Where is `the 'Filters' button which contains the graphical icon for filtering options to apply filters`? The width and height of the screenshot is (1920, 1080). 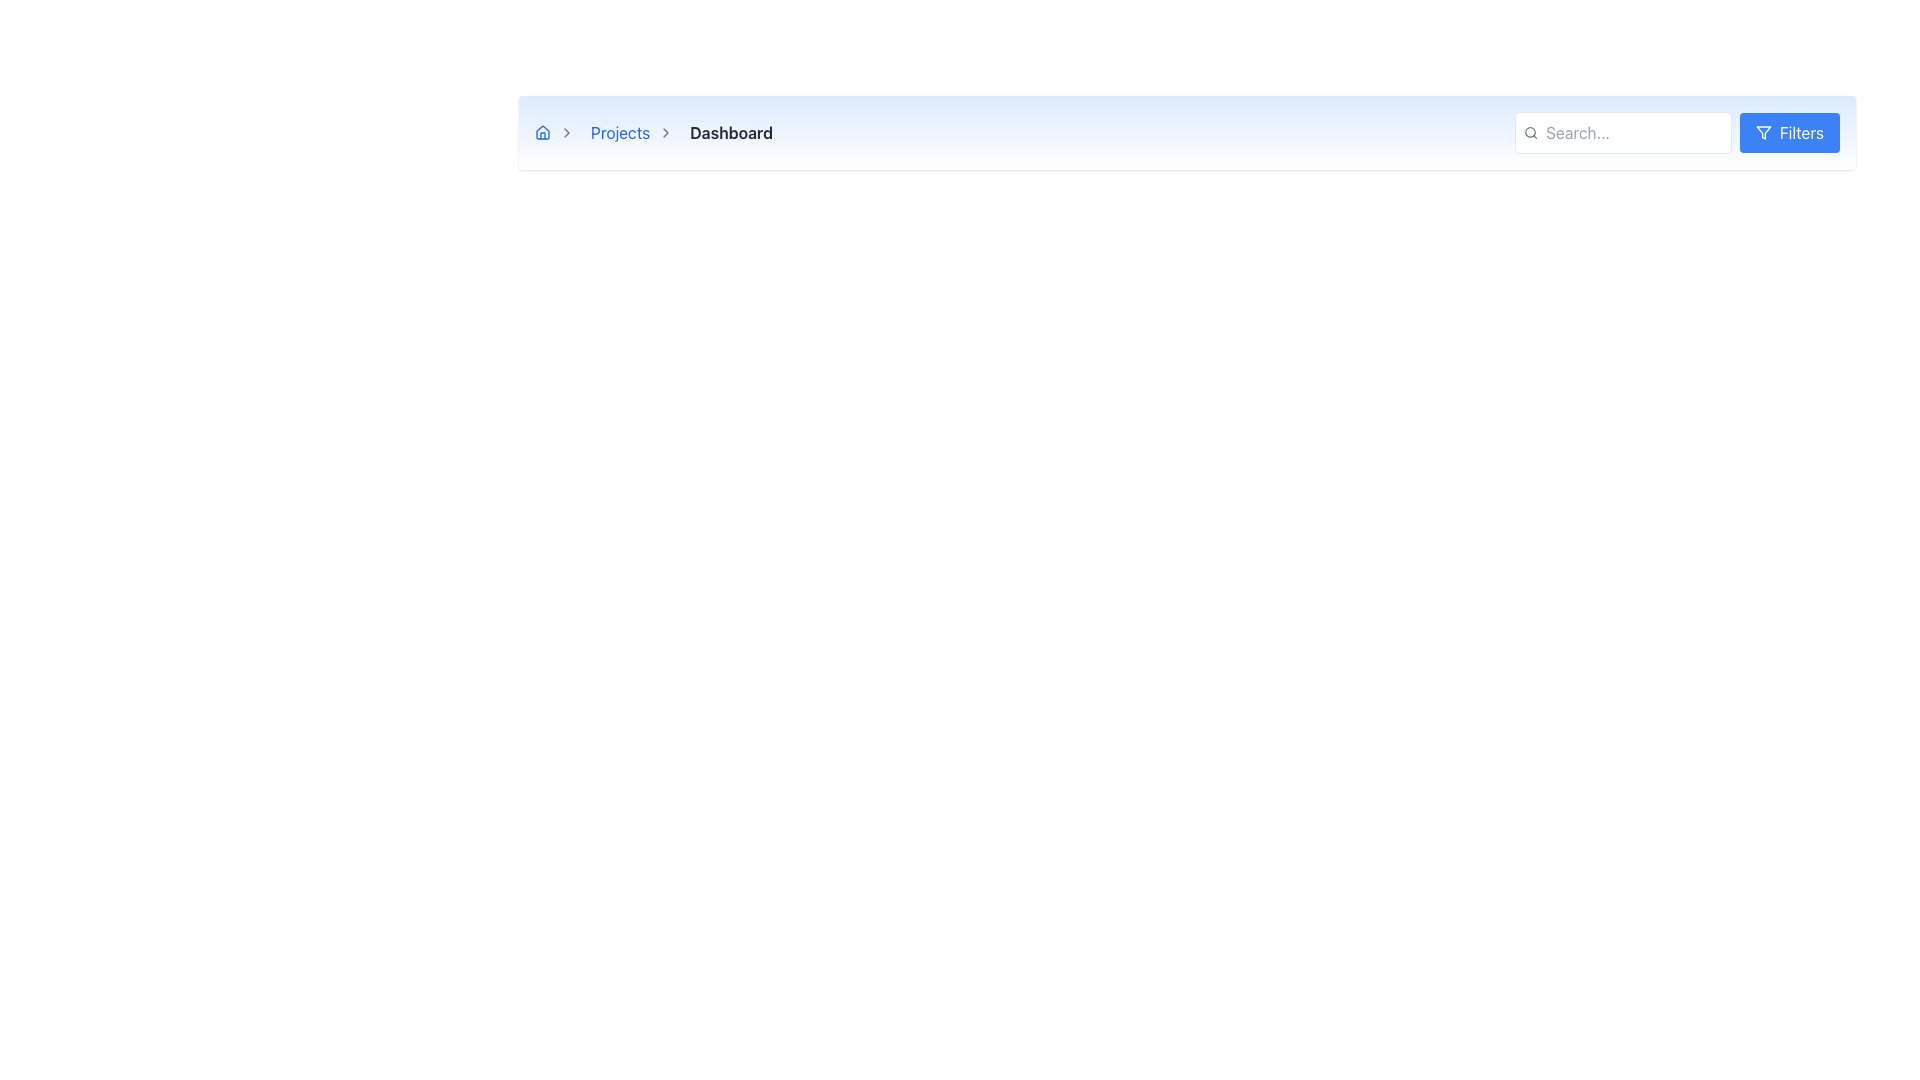
the 'Filters' button which contains the graphical icon for filtering options to apply filters is located at coordinates (1763, 132).